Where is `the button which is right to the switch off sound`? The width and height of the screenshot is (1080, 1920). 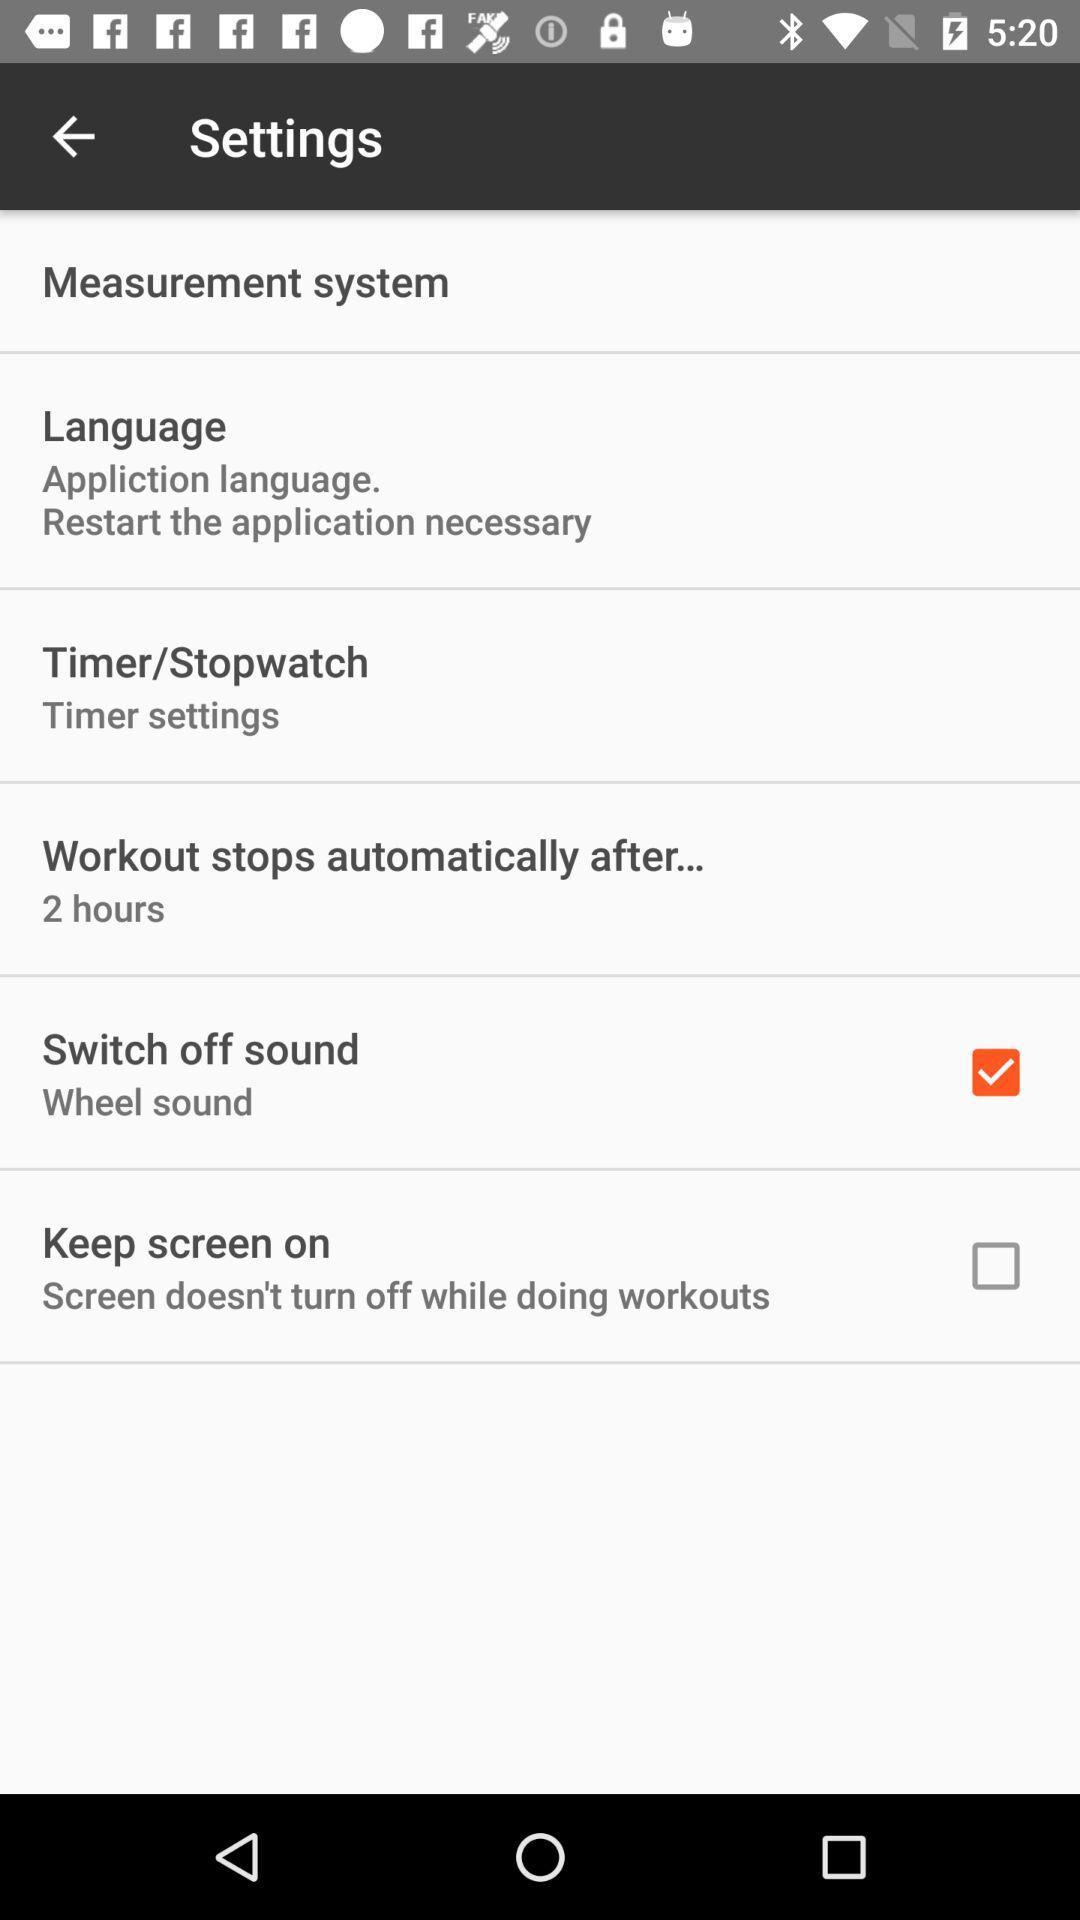 the button which is right to the switch off sound is located at coordinates (995, 1072).